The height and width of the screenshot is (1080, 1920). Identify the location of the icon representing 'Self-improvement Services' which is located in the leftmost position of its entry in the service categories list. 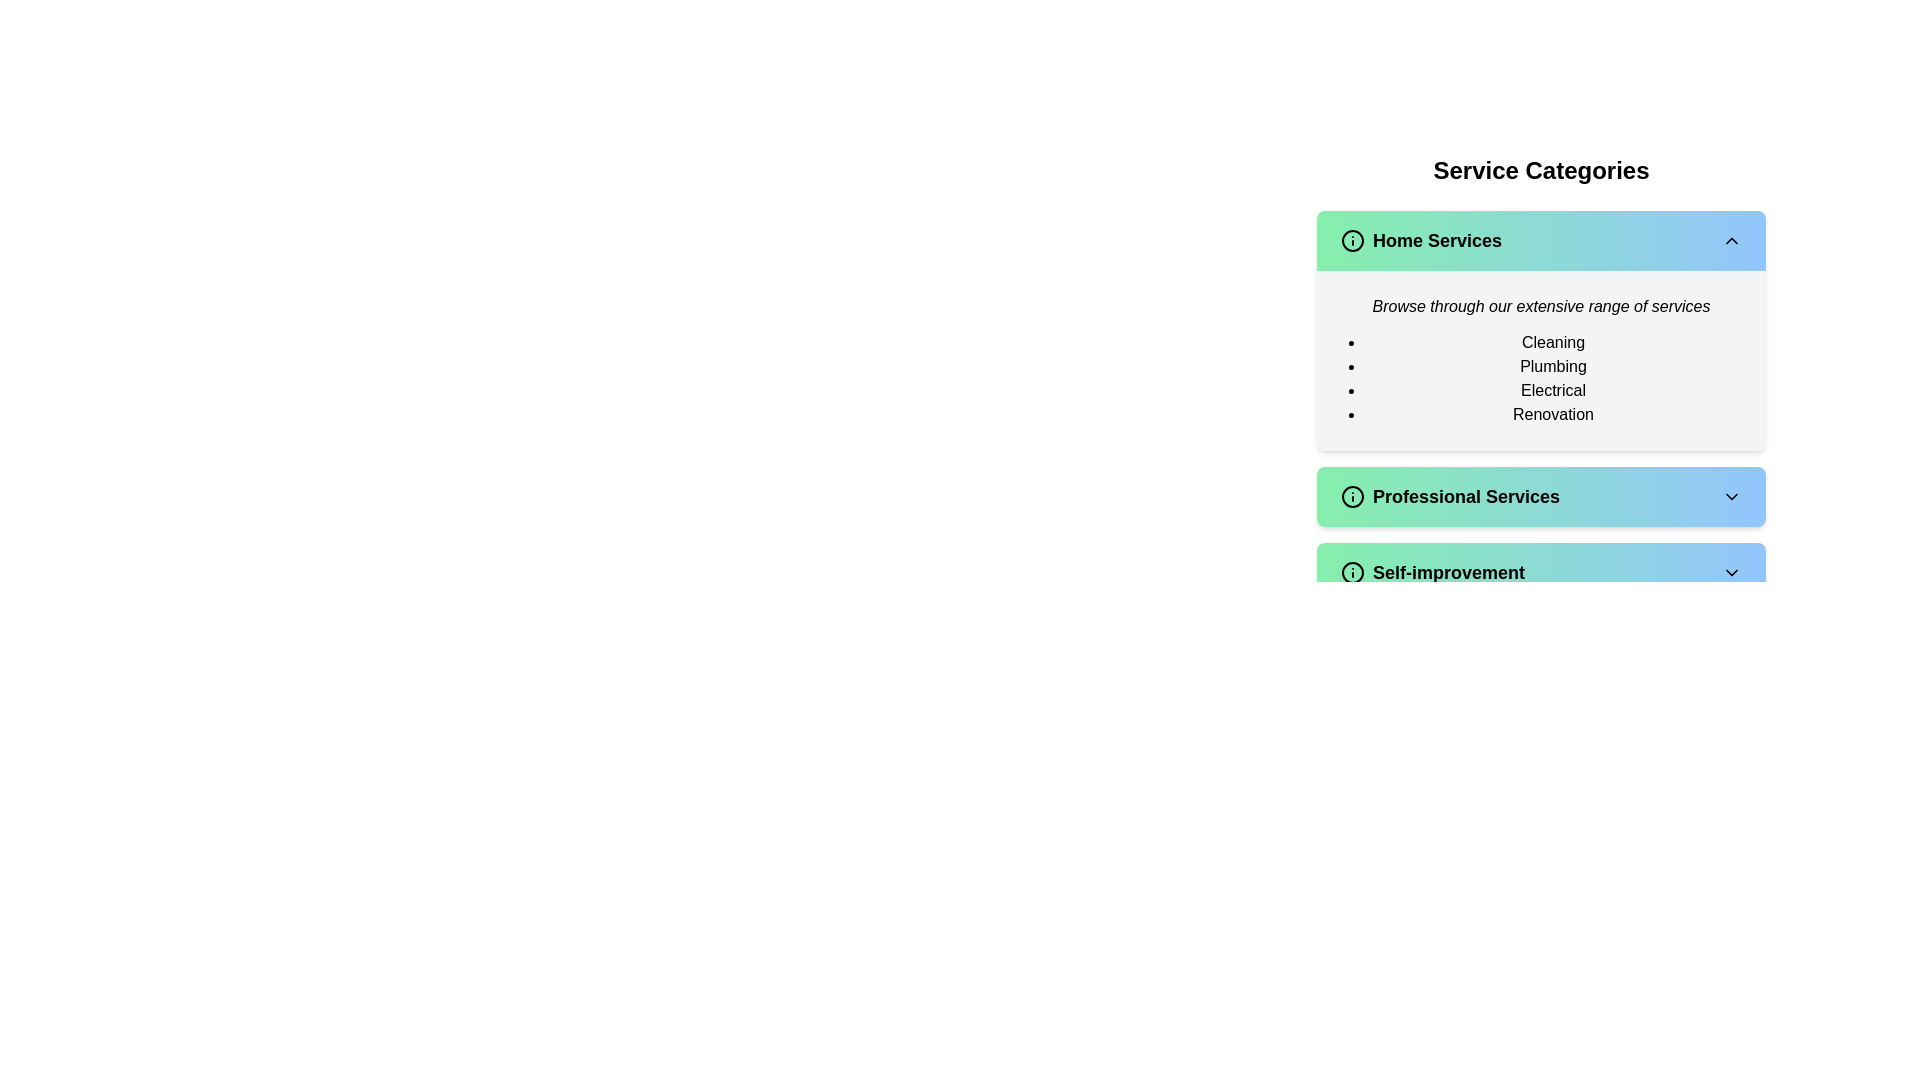
(1353, 573).